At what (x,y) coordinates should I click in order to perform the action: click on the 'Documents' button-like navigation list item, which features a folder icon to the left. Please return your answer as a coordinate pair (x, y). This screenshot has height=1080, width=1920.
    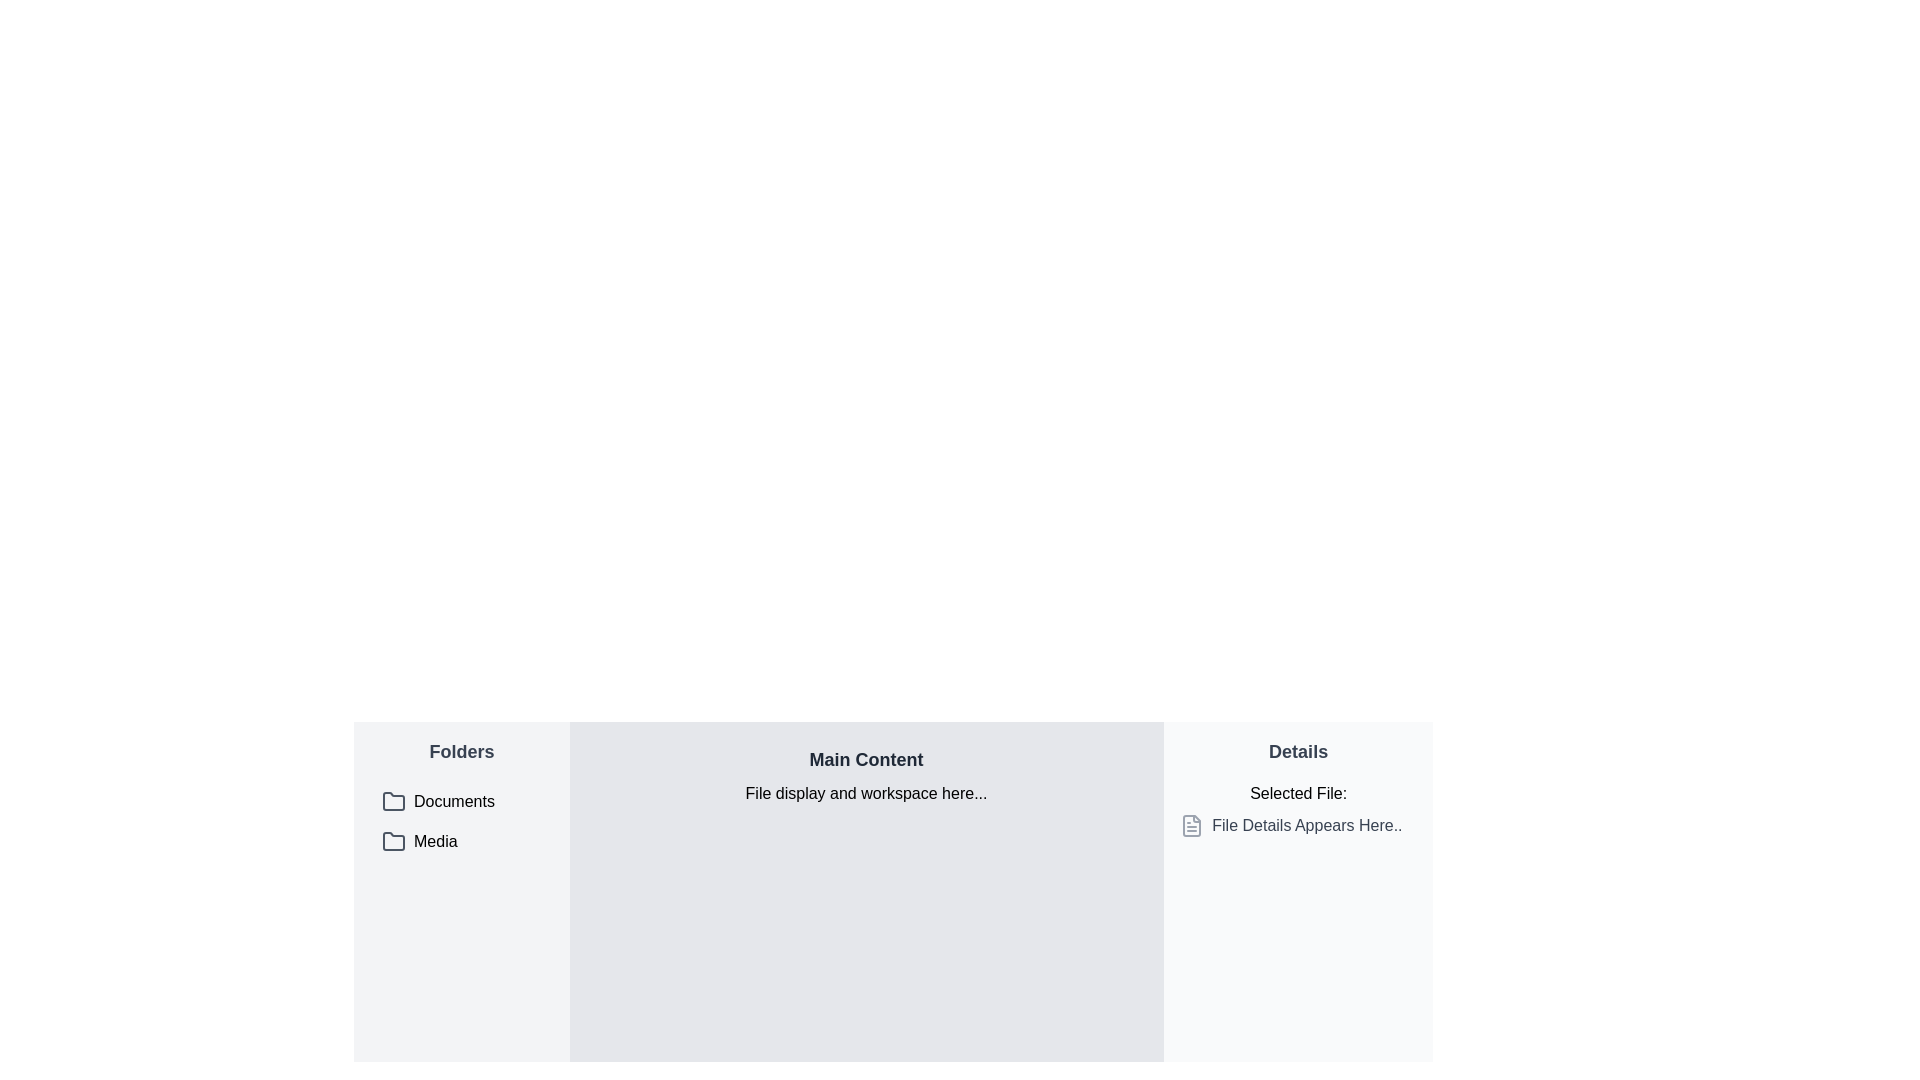
    Looking at the image, I should click on (460, 801).